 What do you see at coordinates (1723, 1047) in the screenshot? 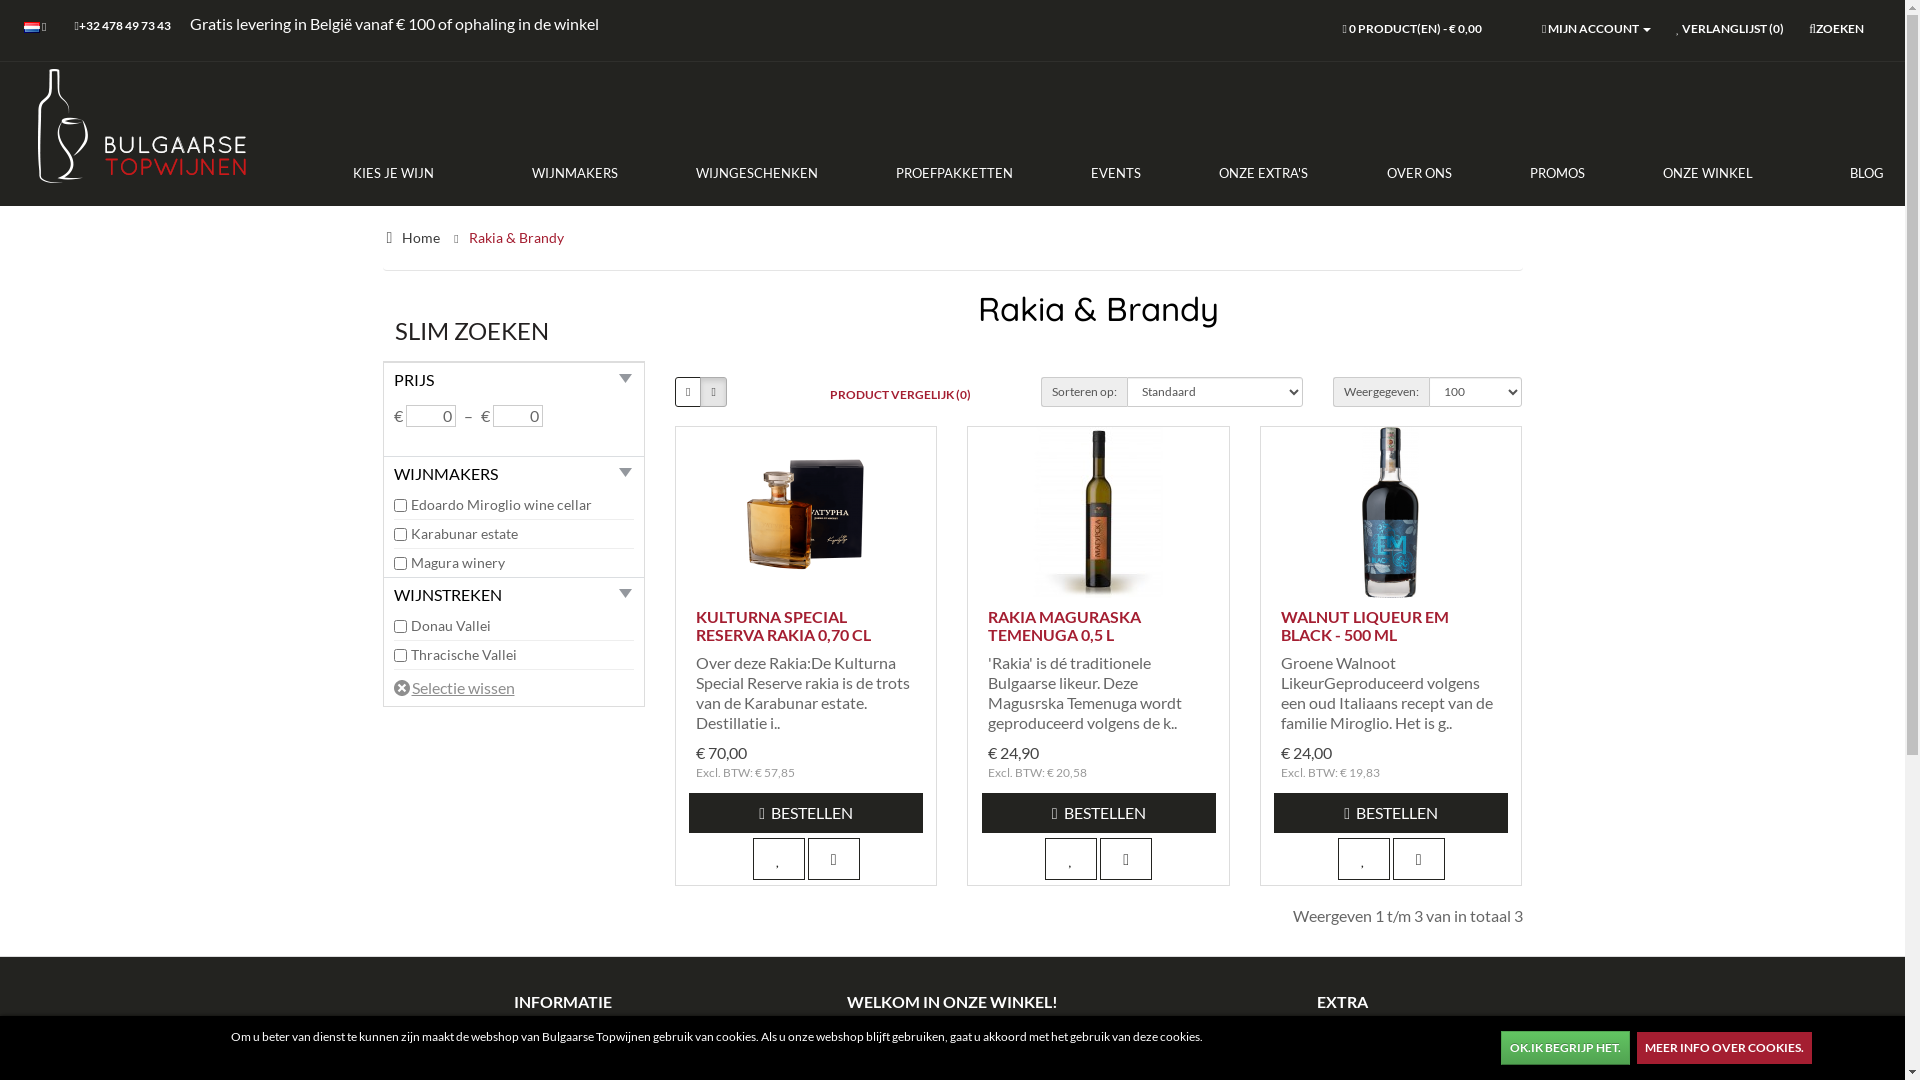
I see `'MEER INFO OVER COOKIES.'` at bounding box center [1723, 1047].